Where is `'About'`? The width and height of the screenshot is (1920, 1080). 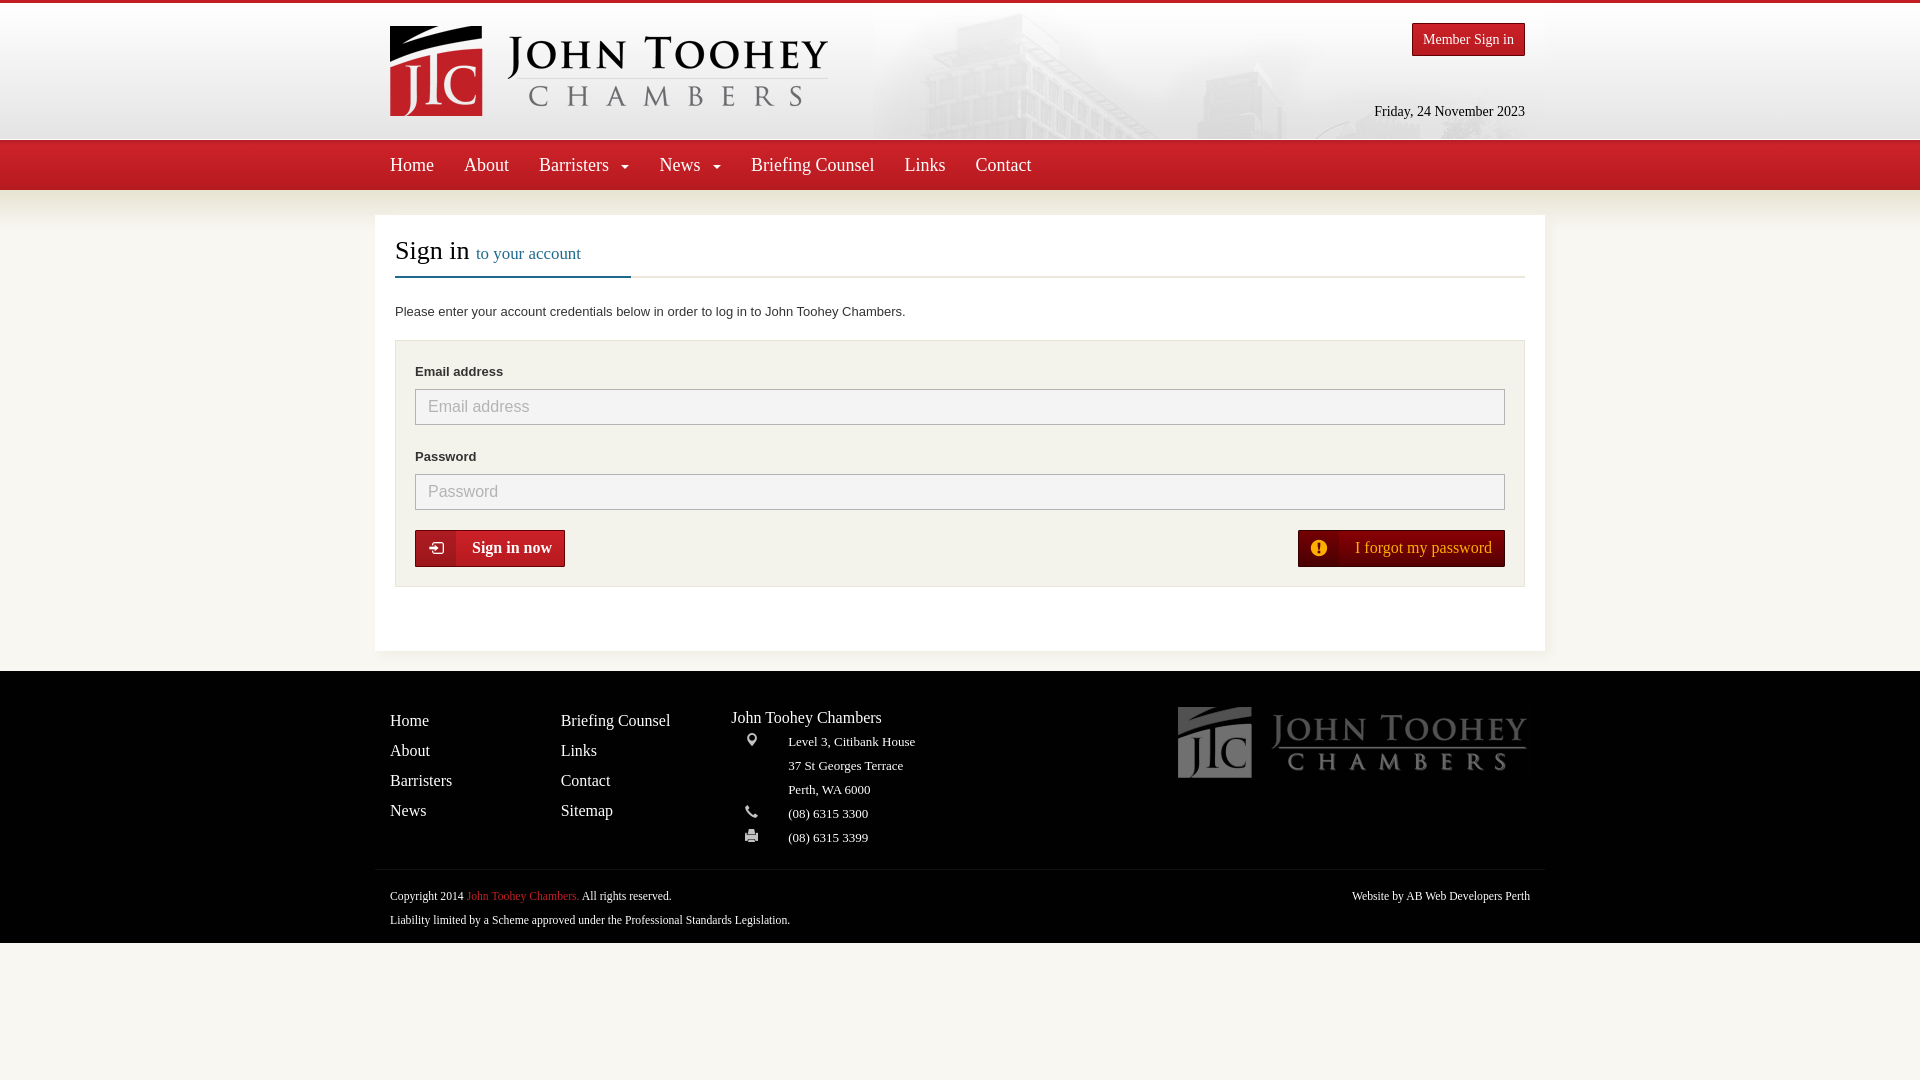 'About' is located at coordinates (459, 751).